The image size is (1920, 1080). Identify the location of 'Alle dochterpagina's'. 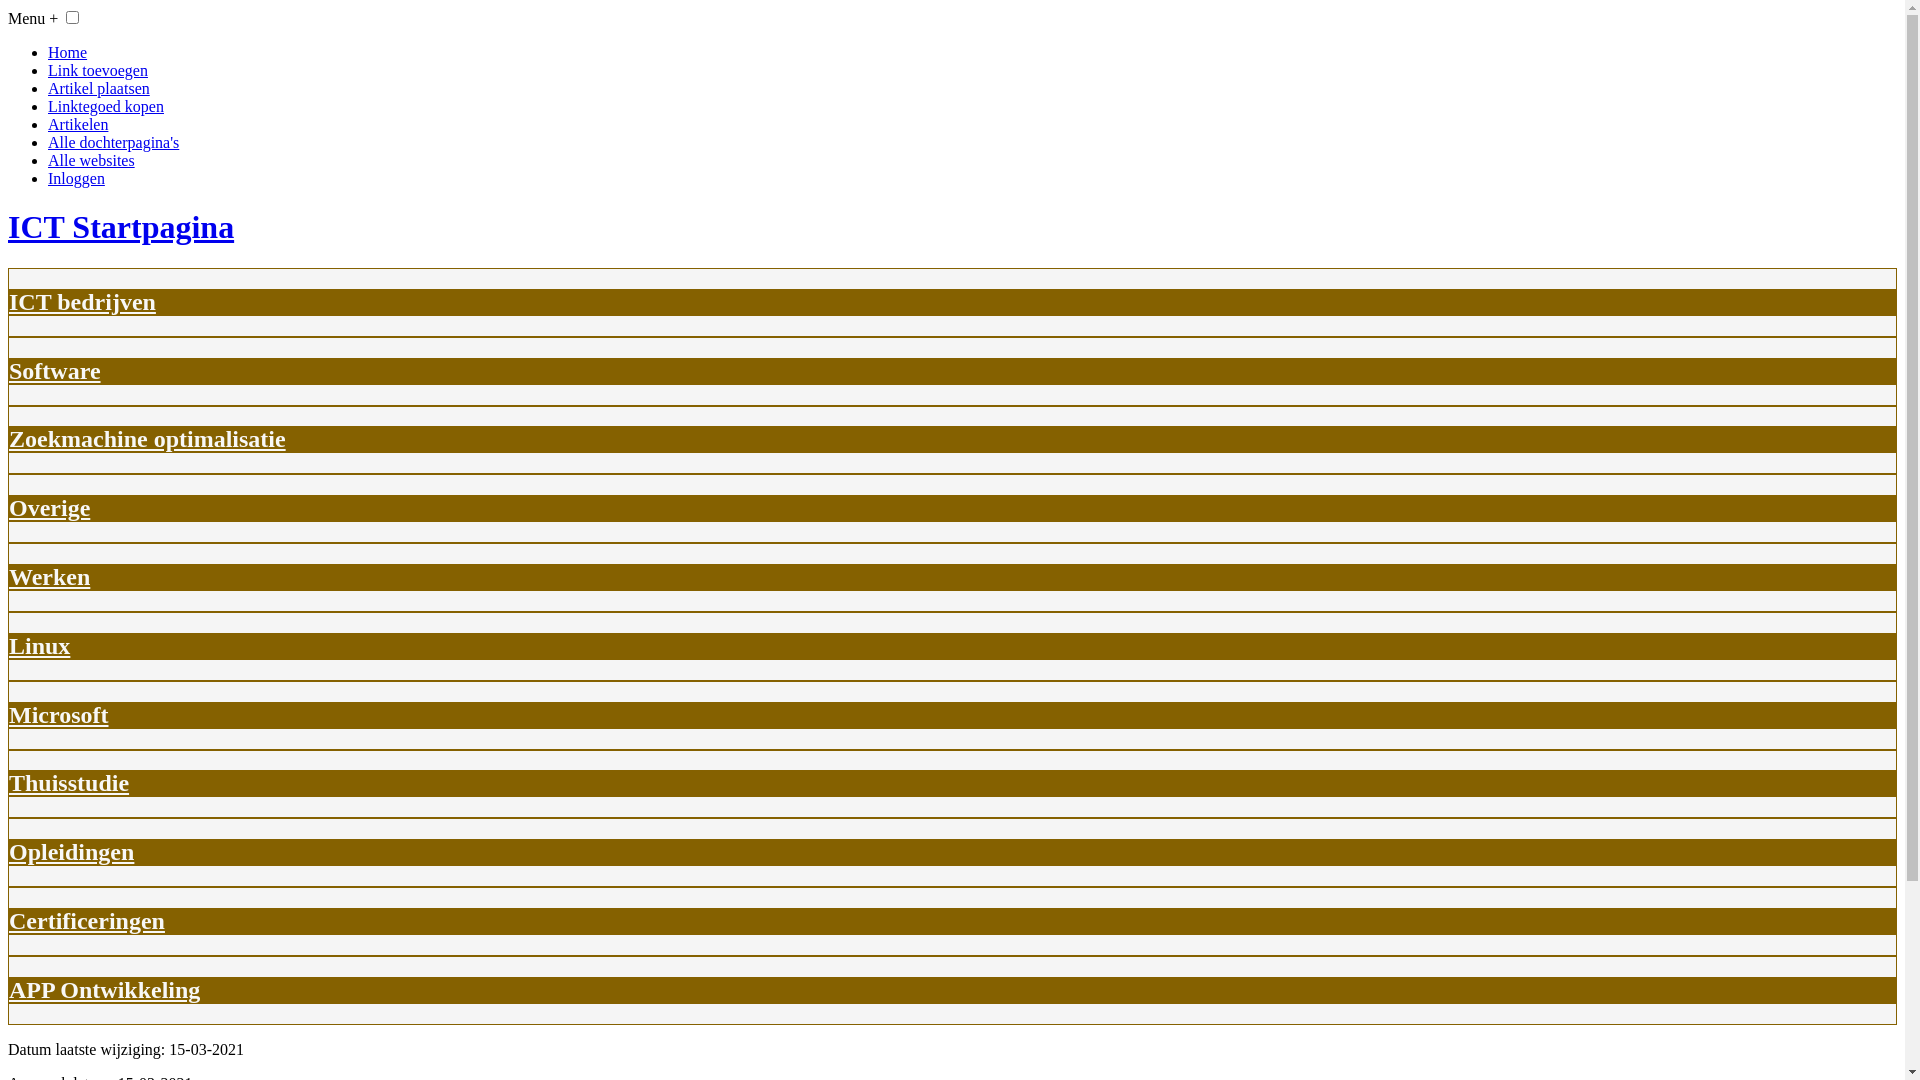
(112, 141).